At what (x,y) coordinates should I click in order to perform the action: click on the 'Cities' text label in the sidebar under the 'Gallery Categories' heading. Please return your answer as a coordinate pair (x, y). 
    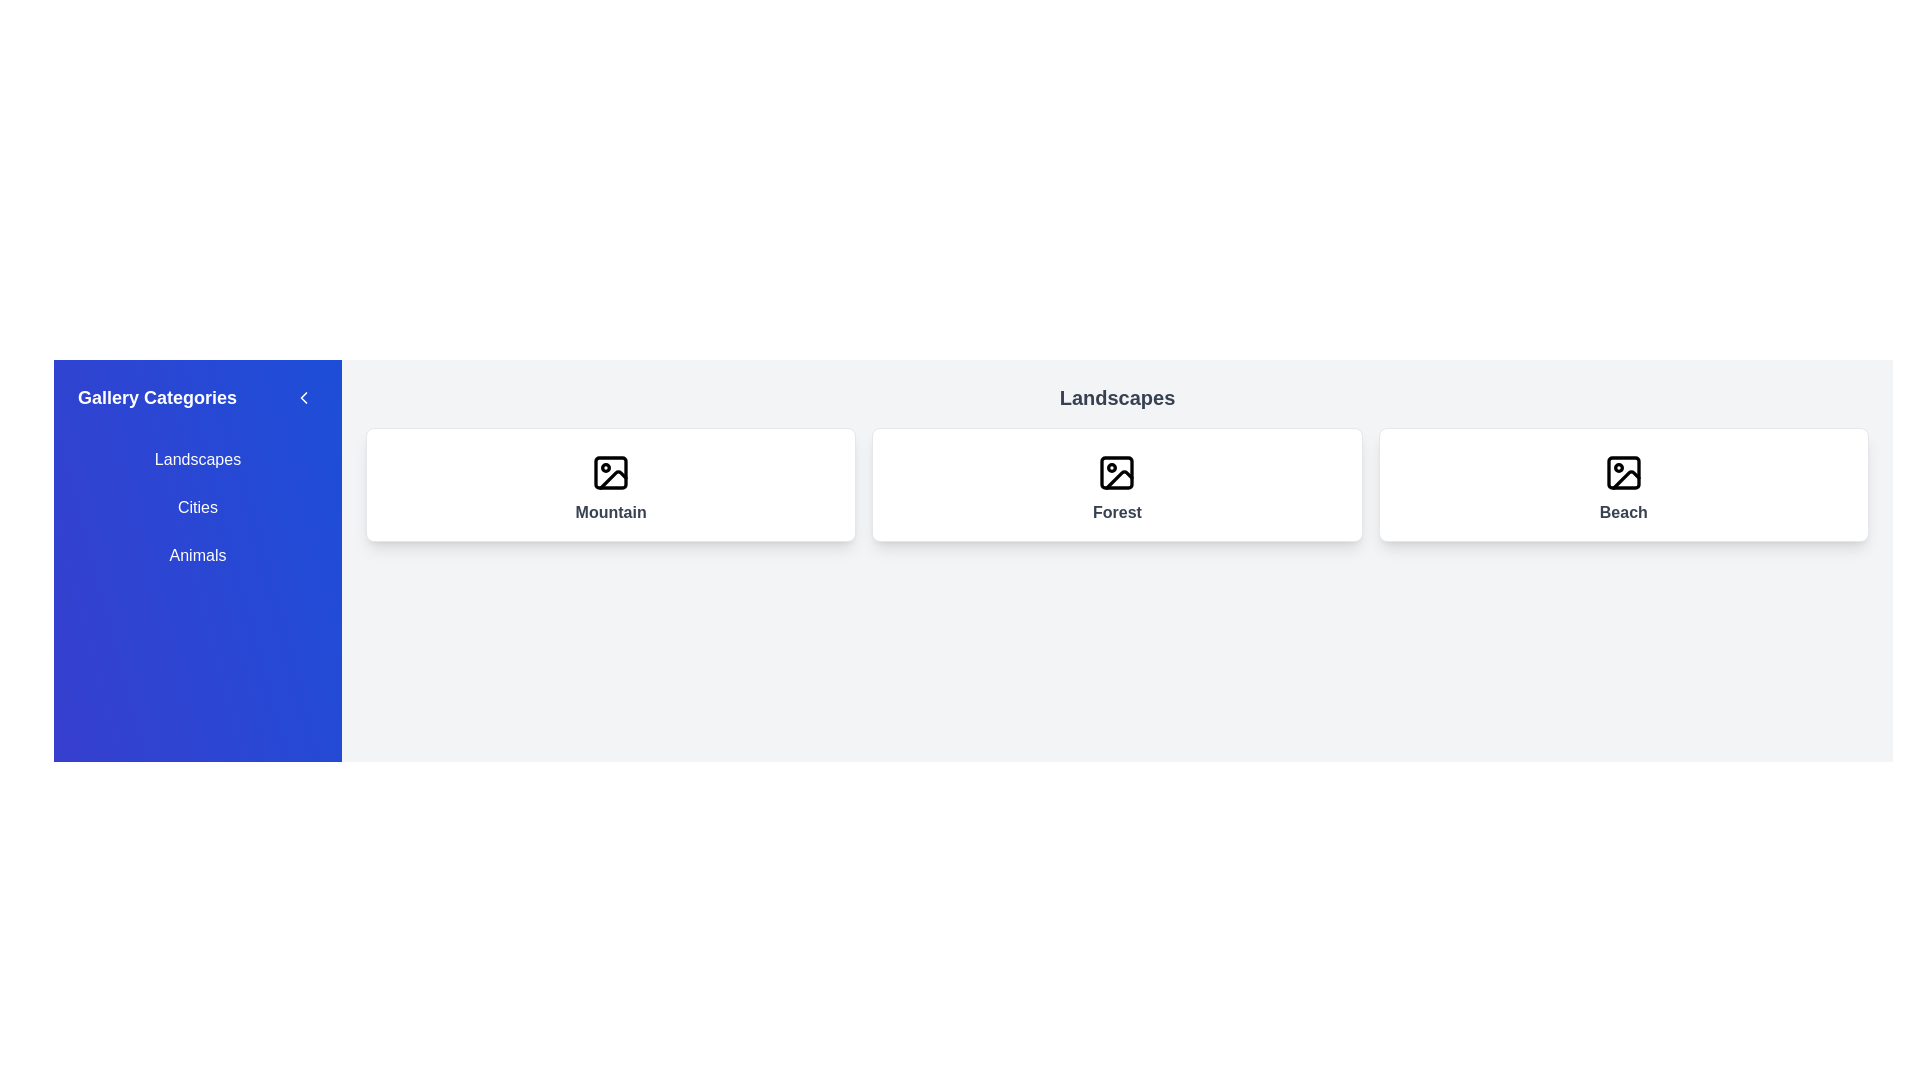
    Looking at the image, I should click on (197, 507).